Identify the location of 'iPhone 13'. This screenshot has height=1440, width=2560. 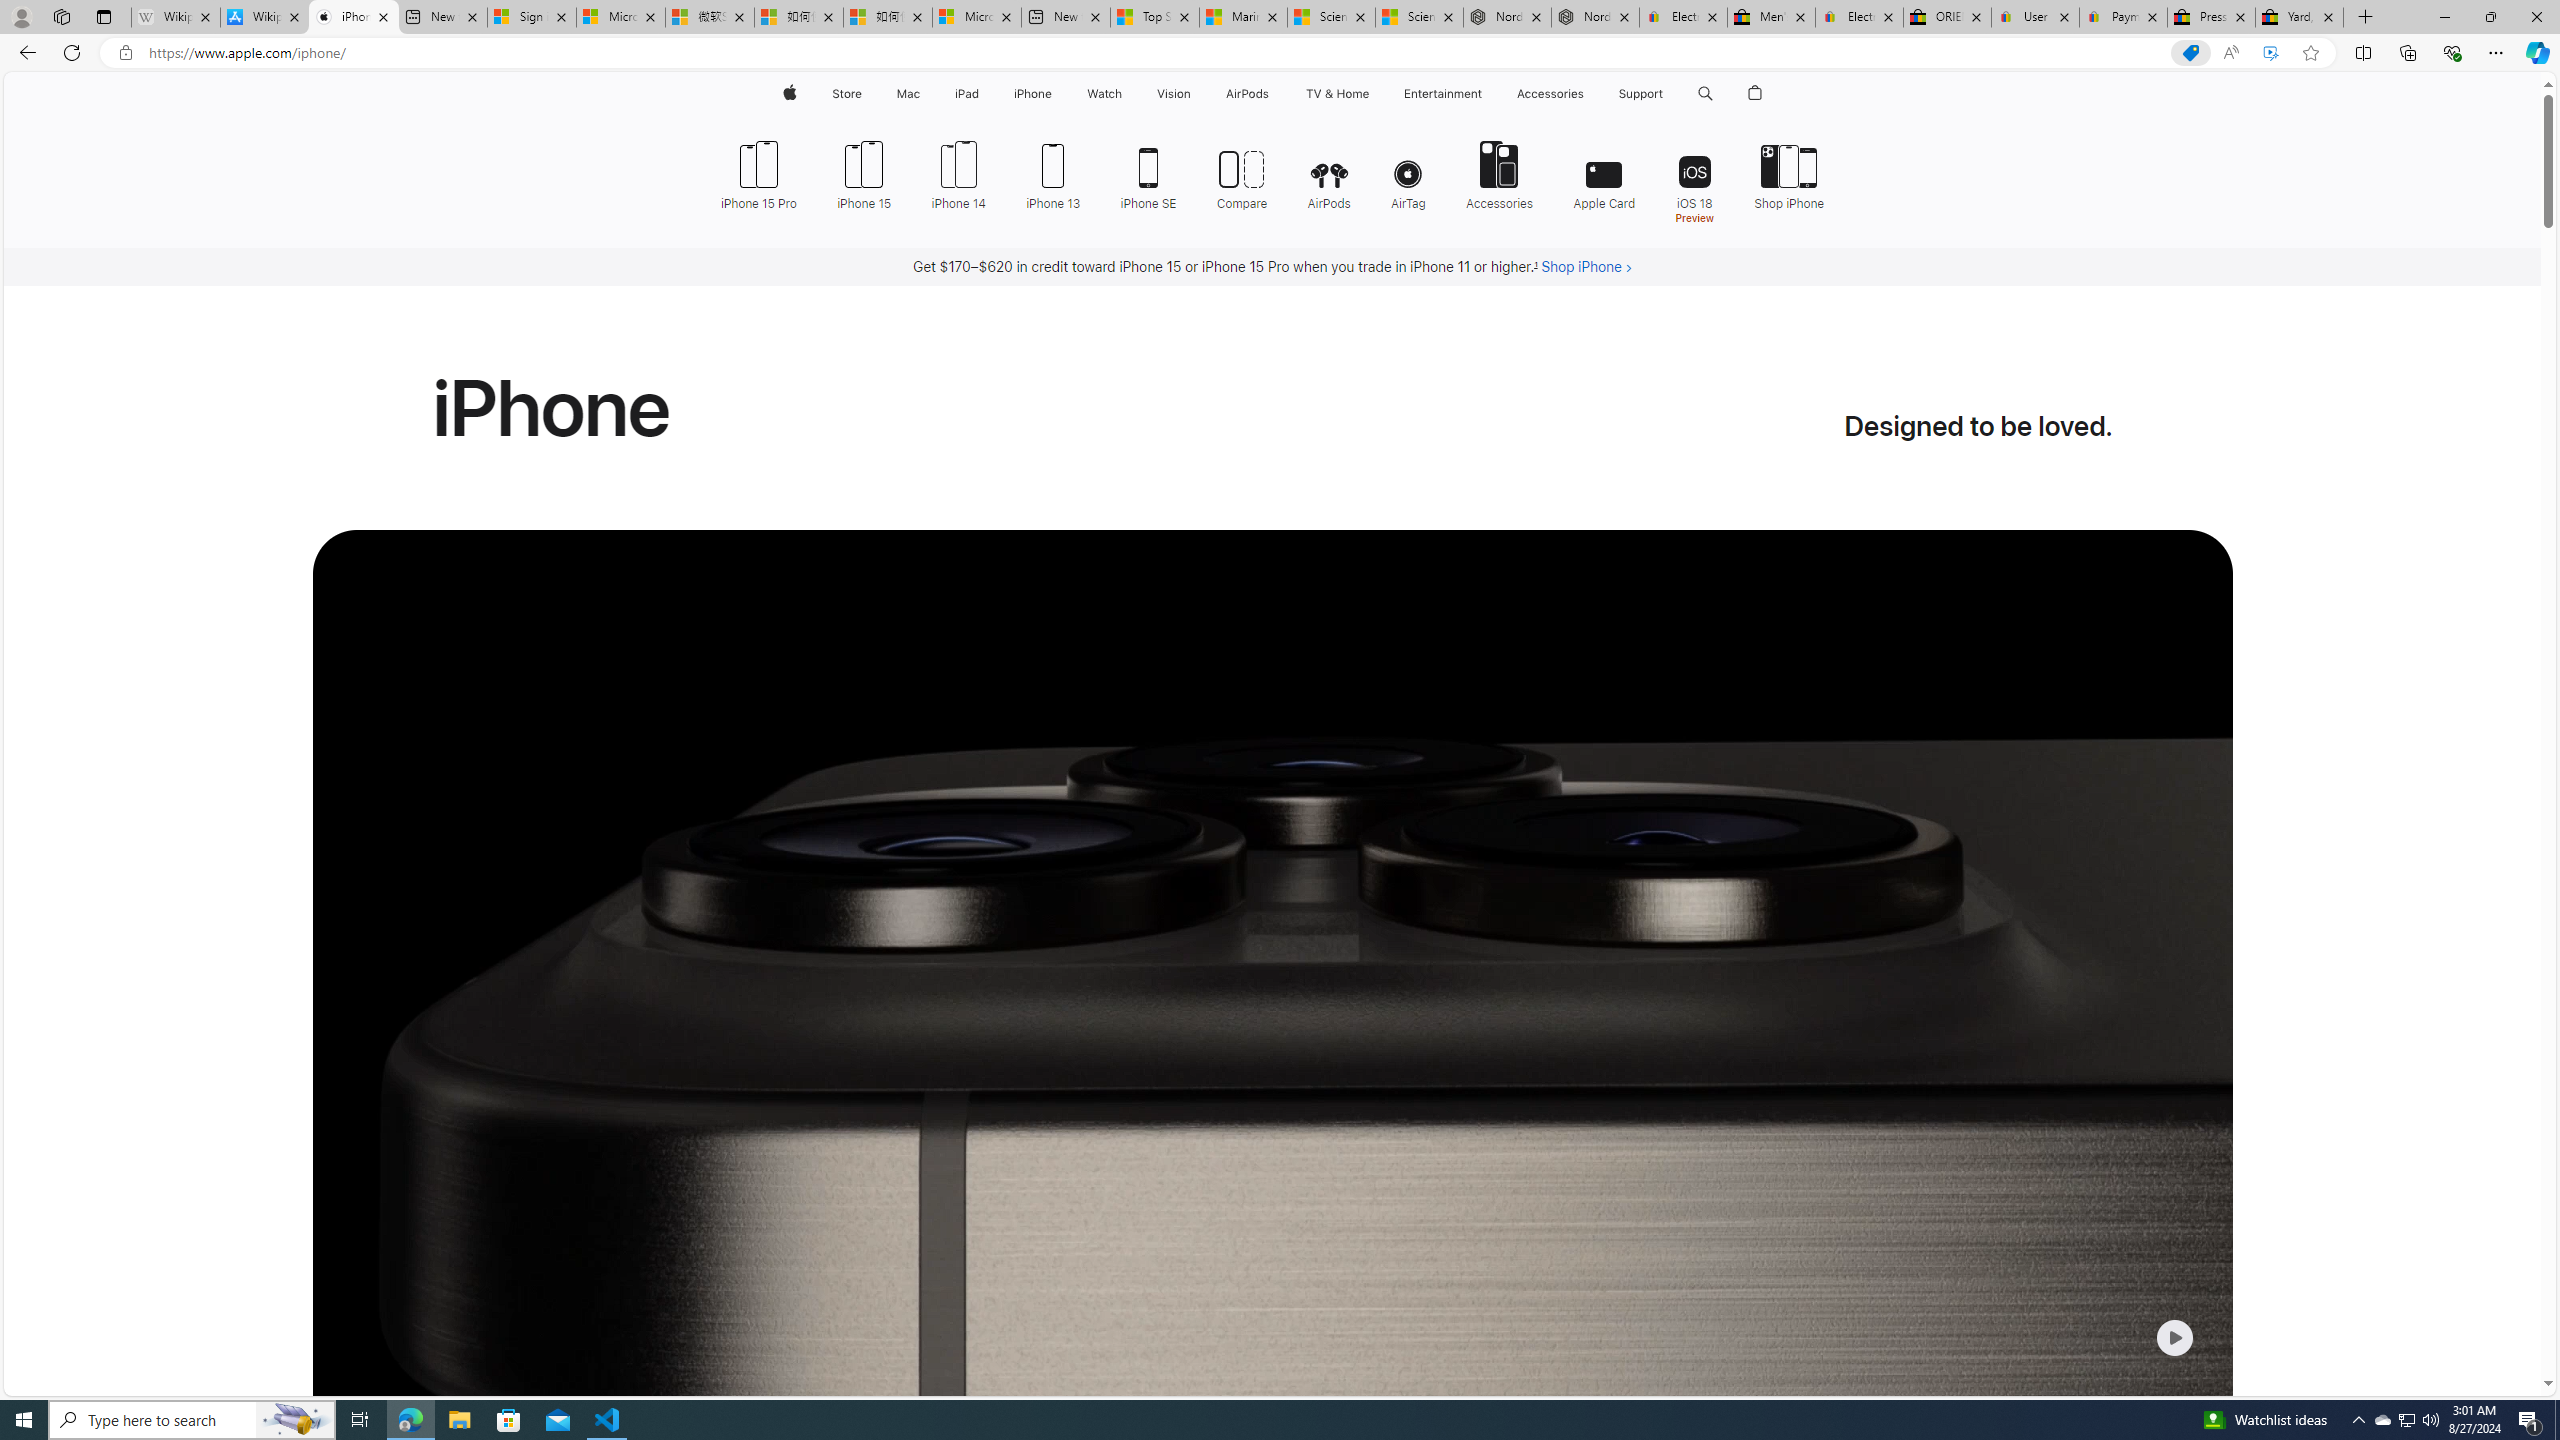
(1052, 172).